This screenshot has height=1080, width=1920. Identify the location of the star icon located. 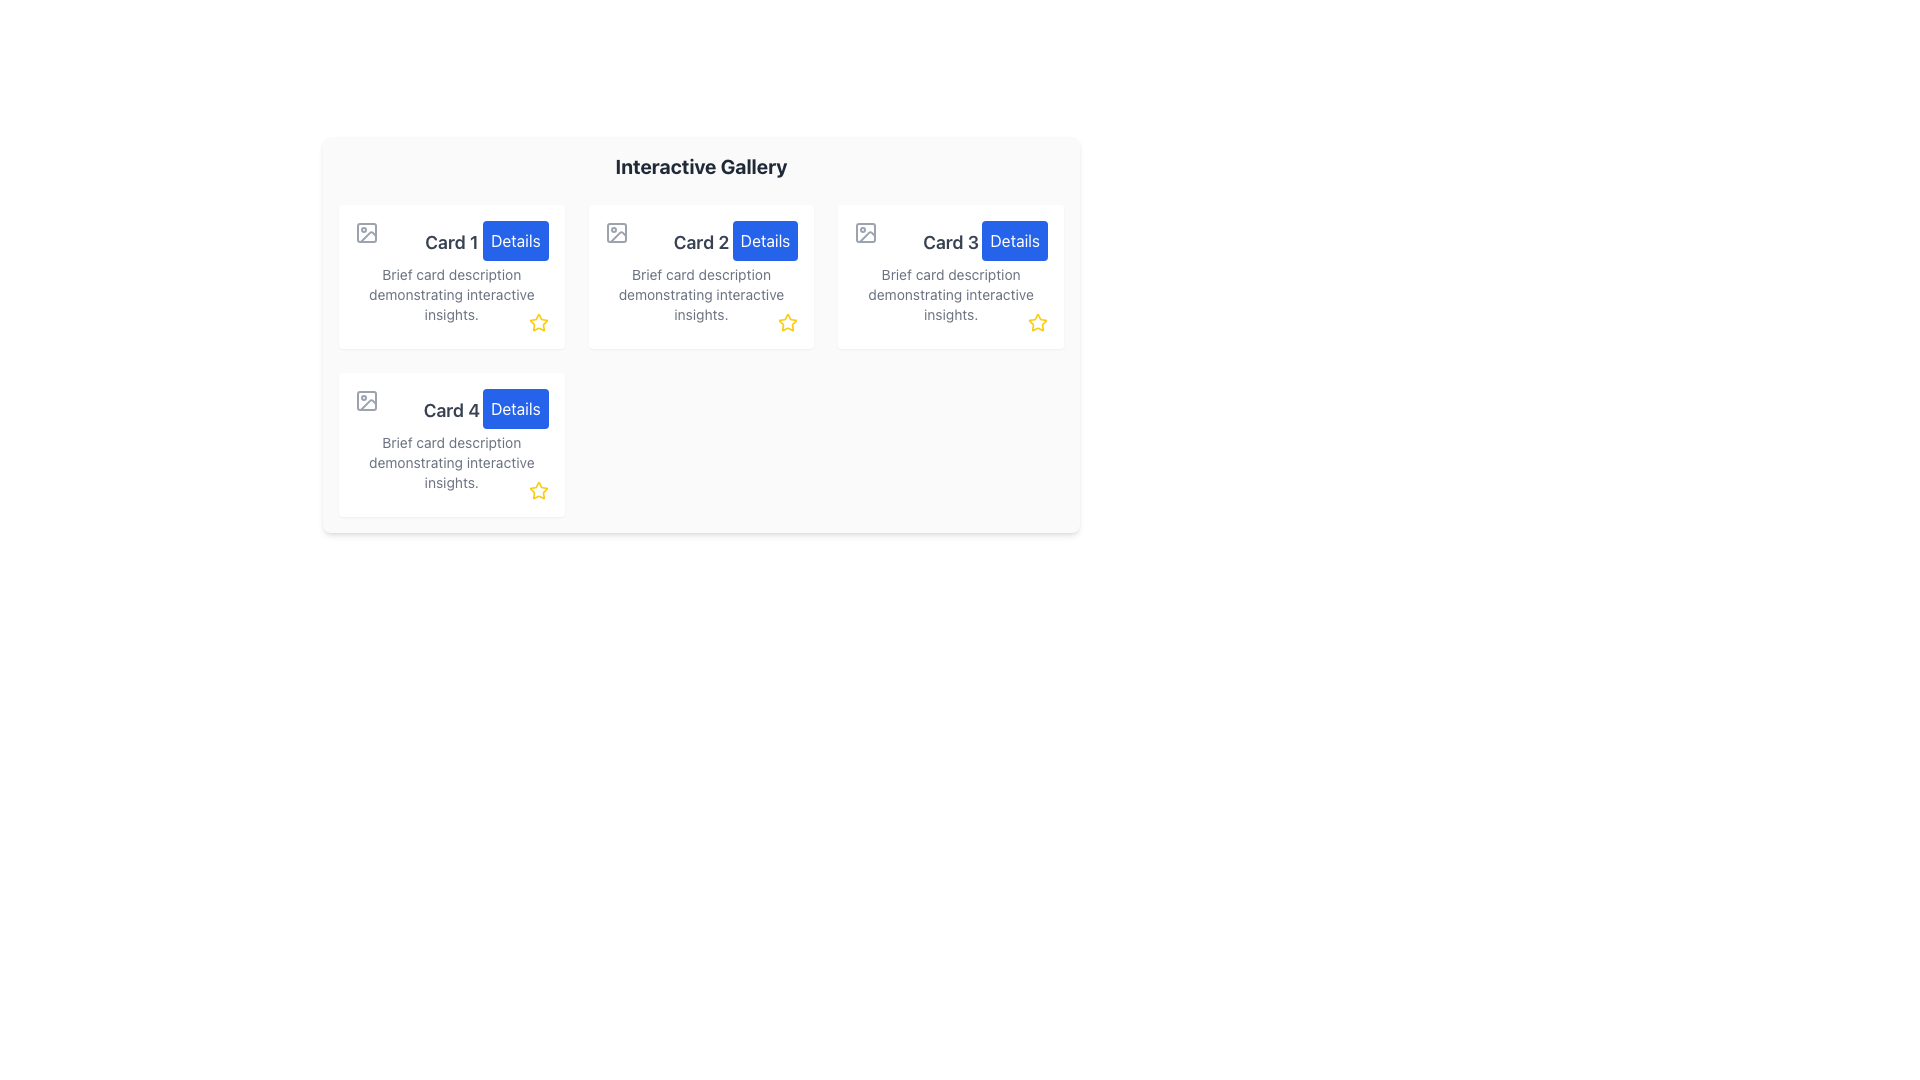
(538, 490).